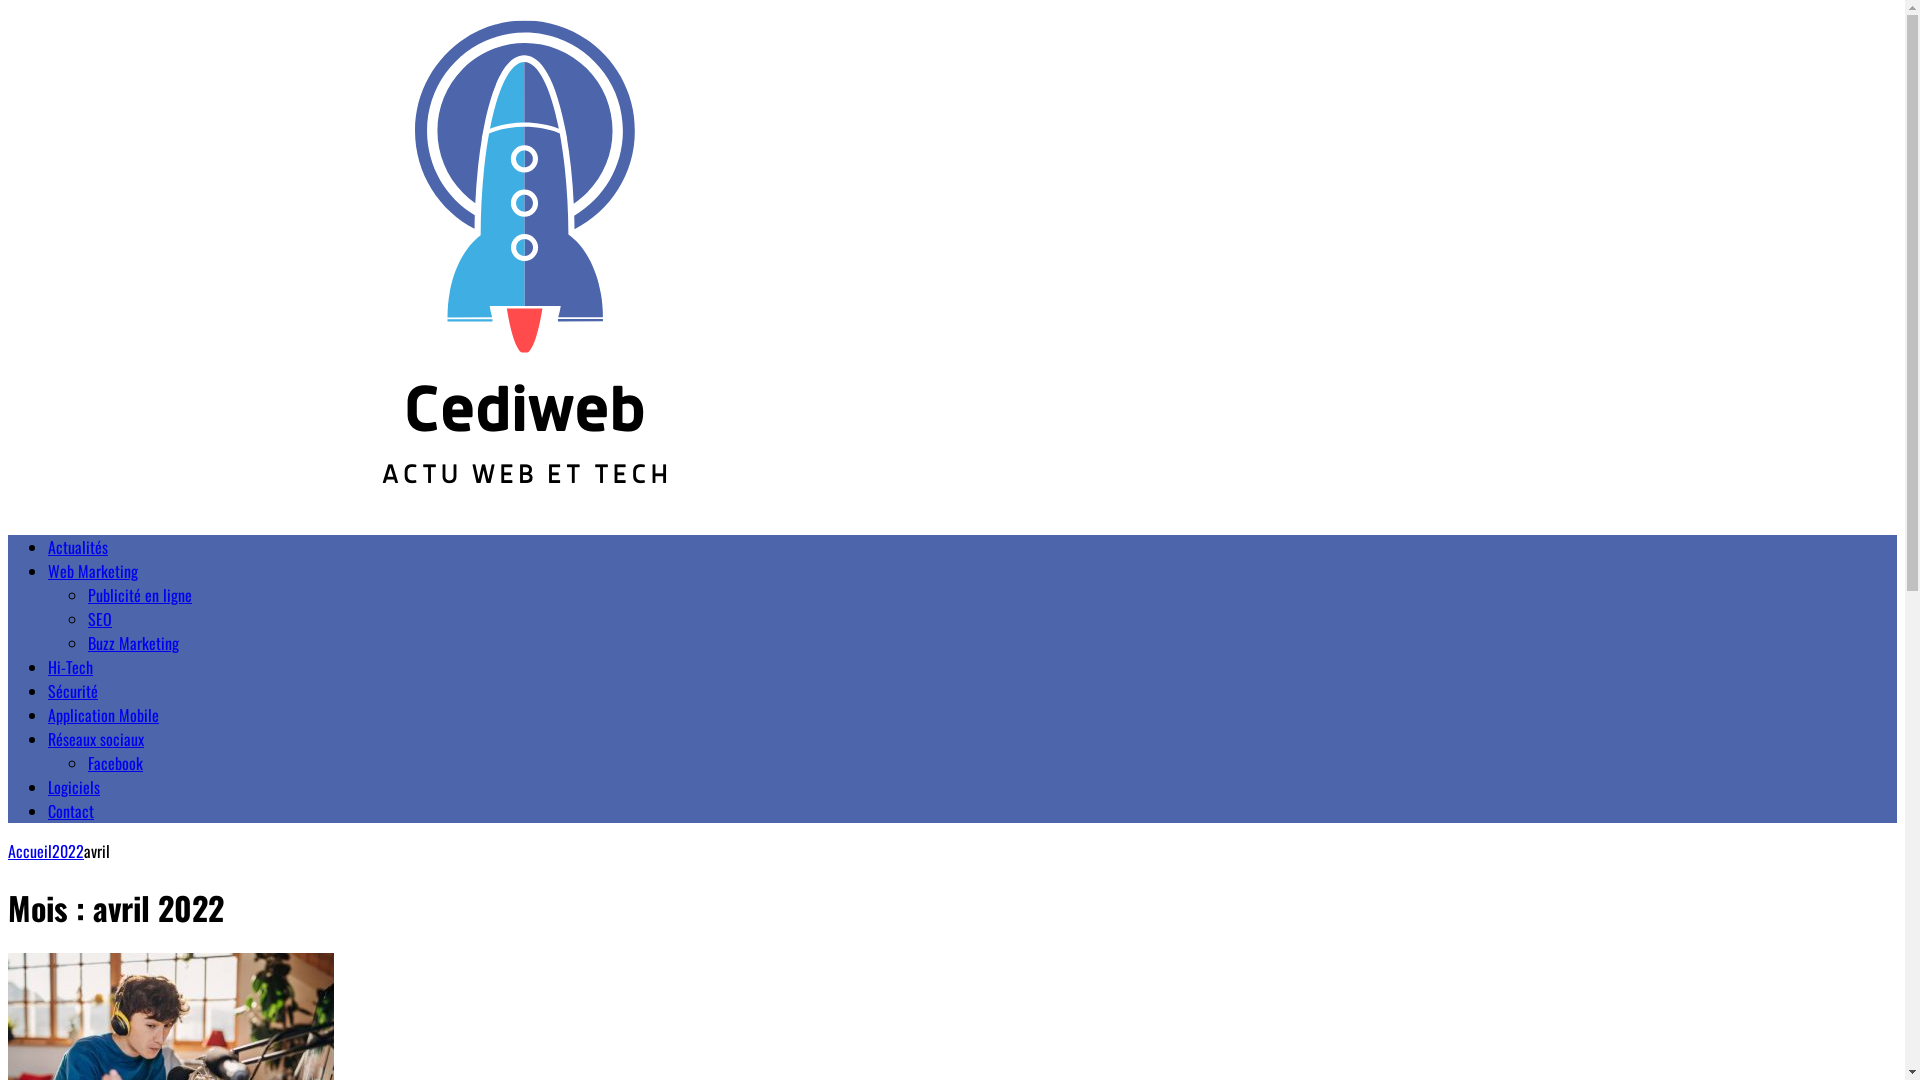 This screenshot has height=1080, width=1920. What do you see at coordinates (102, 713) in the screenshot?
I see `'Application Mobile'` at bounding box center [102, 713].